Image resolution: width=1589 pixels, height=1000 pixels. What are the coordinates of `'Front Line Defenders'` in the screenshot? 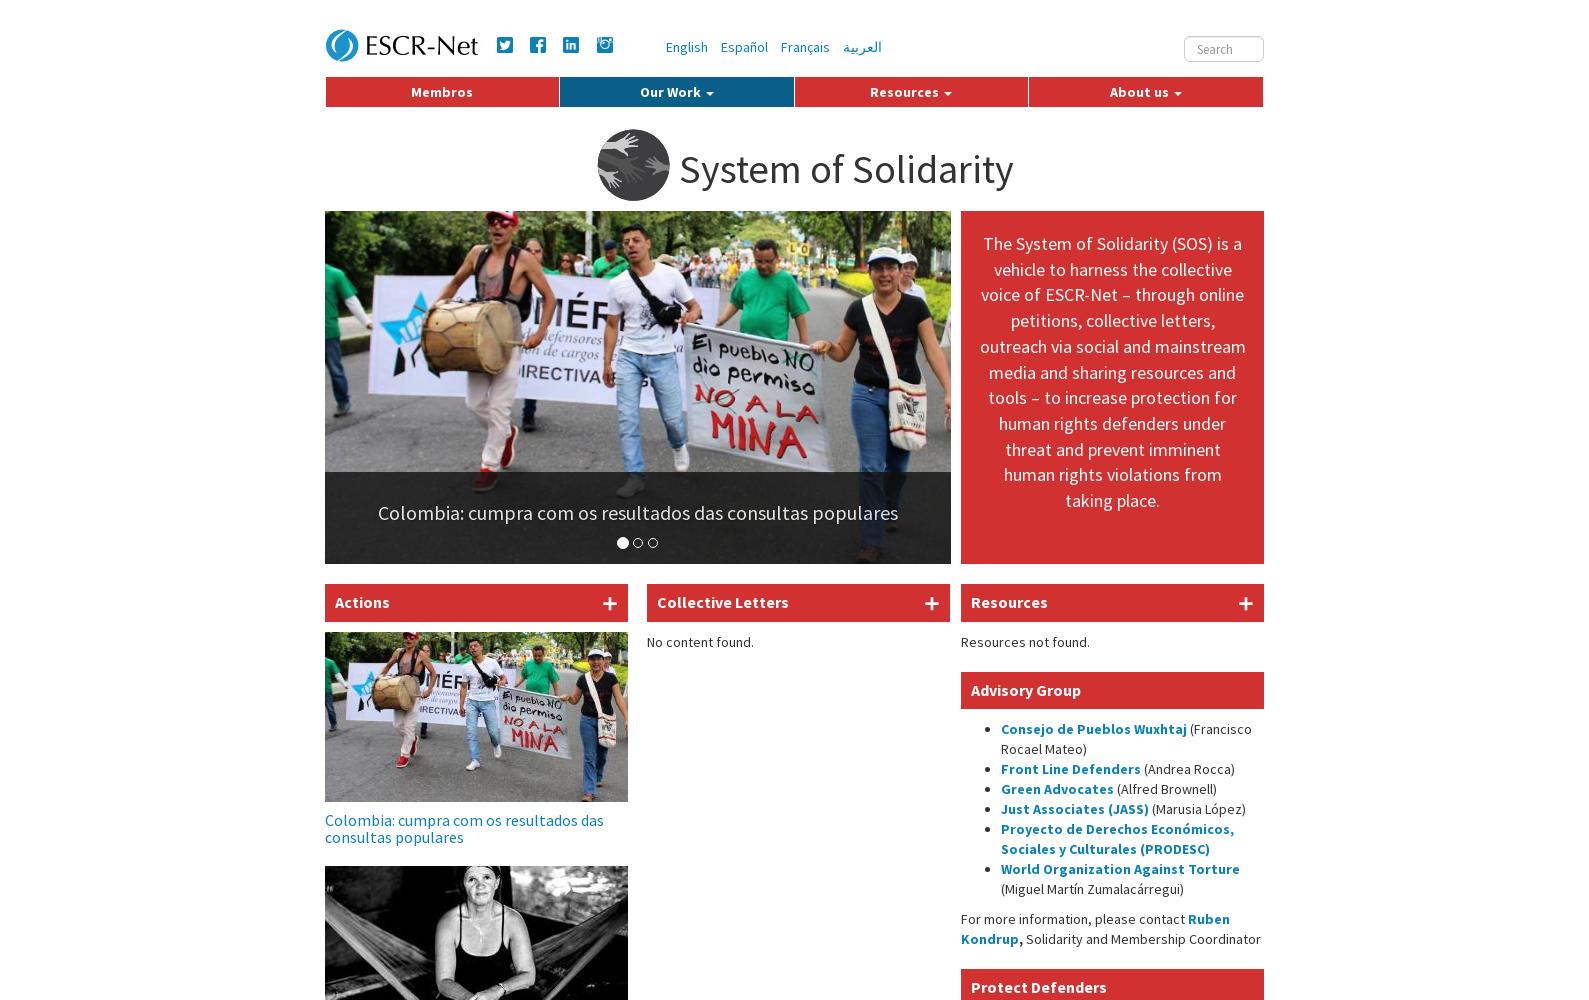 It's located at (1069, 769).